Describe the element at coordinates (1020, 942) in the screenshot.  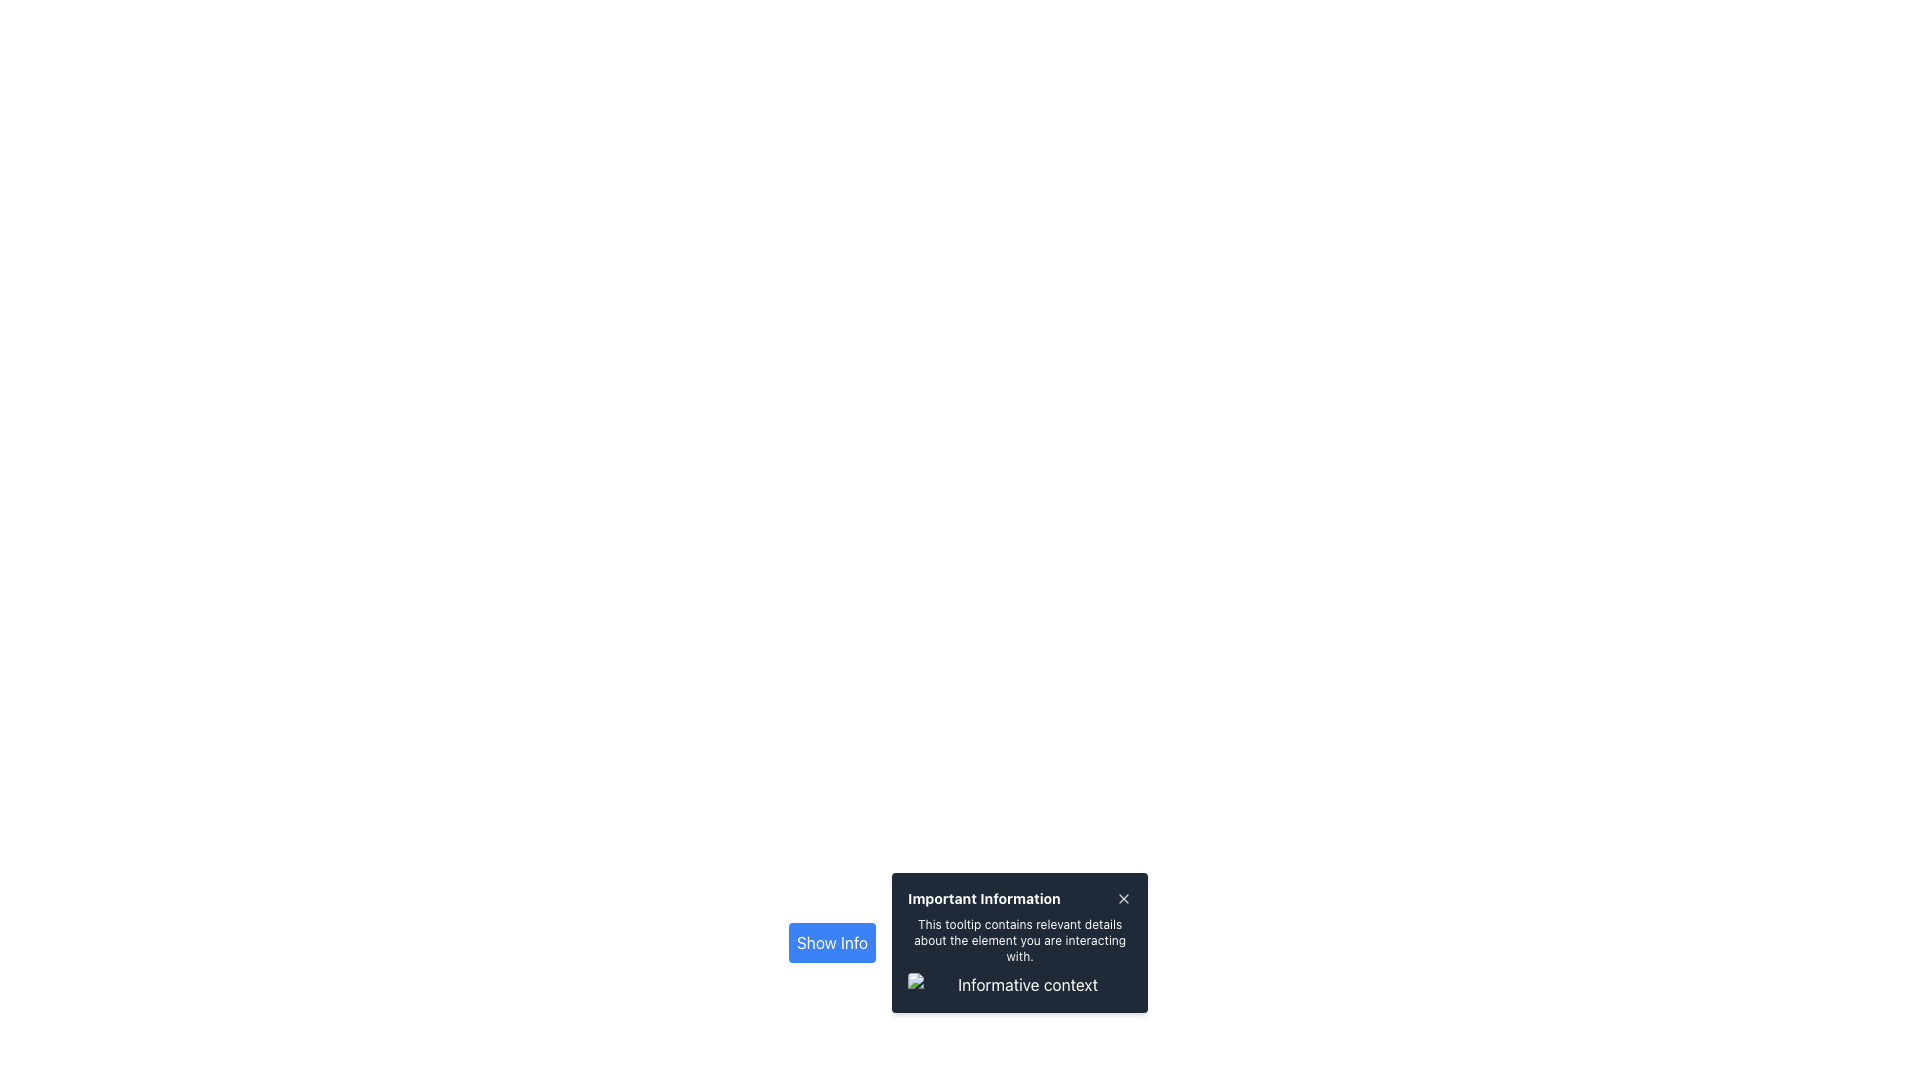
I see `the tooltip styled as a dark gray rectangular box with white text labeled 'Important Information'` at that location.